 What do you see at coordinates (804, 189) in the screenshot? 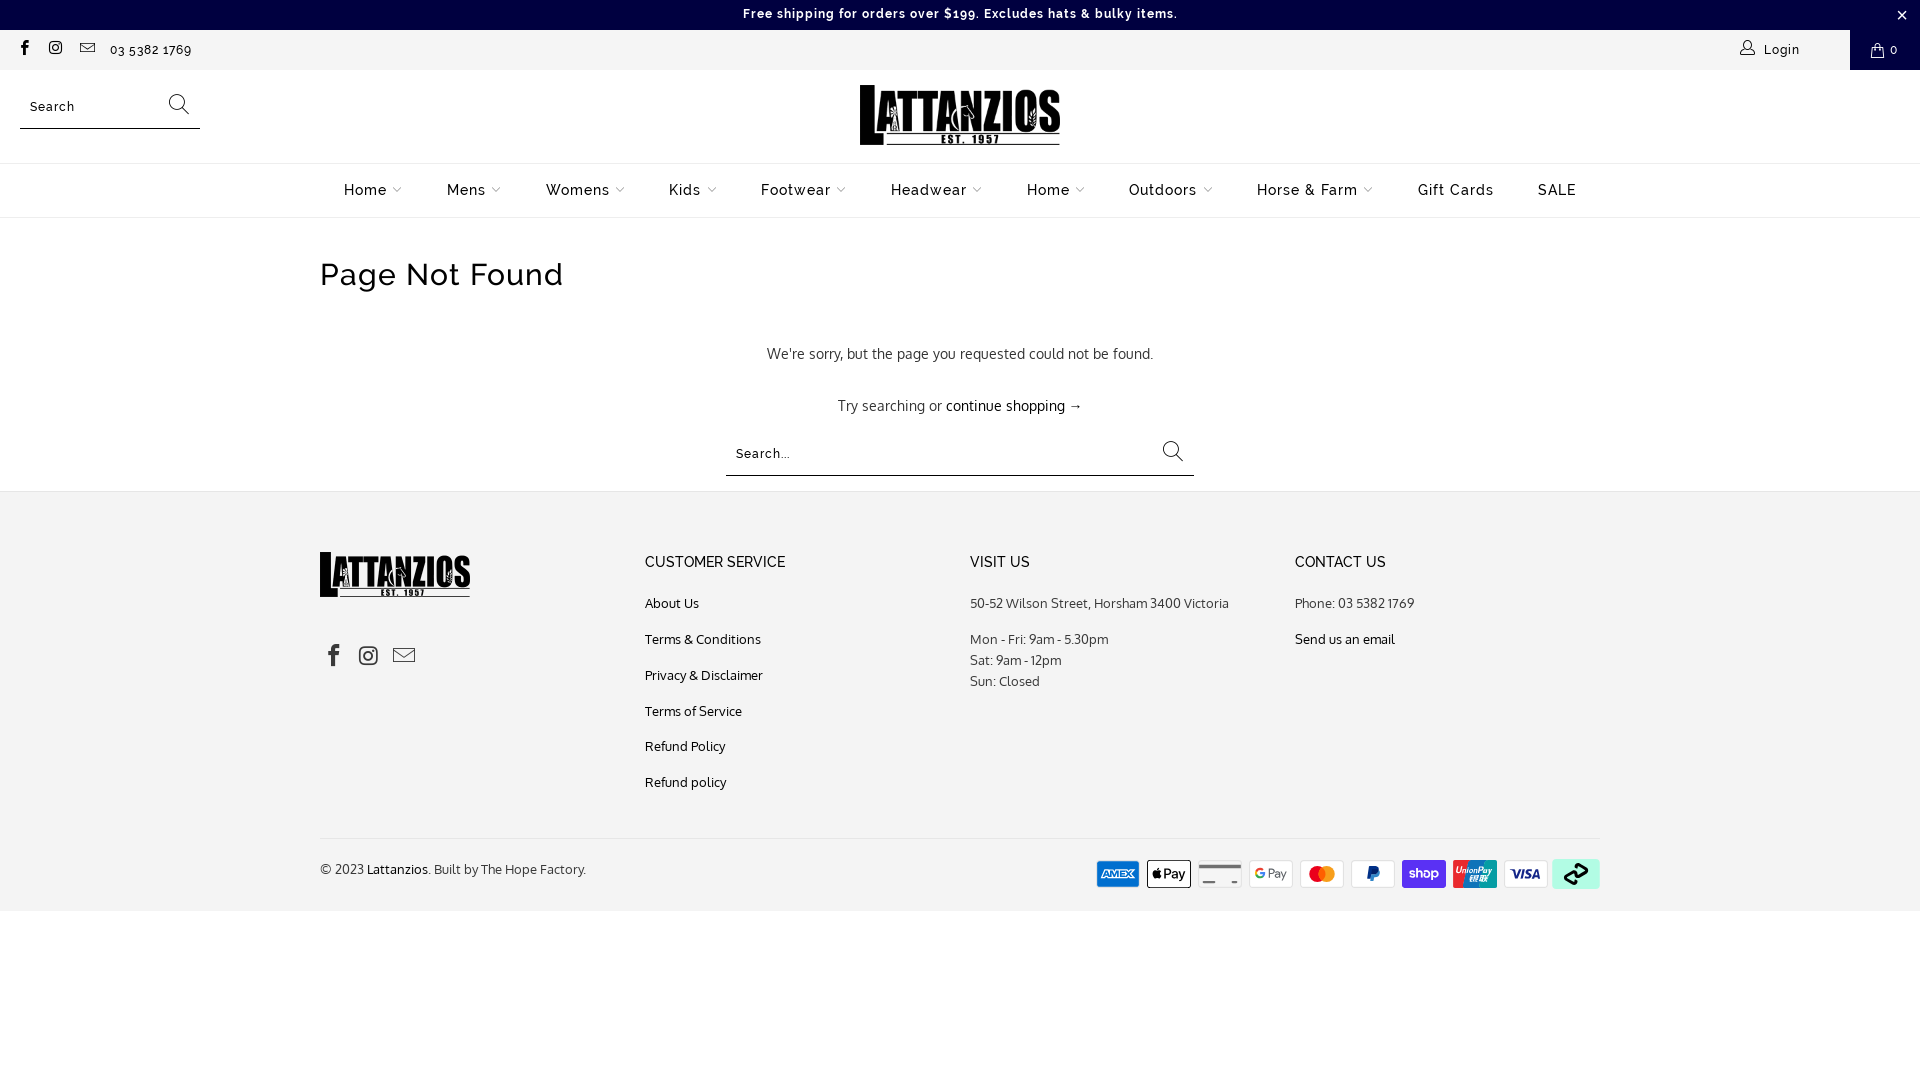
I see `'Footwear'` at bounding box center [804, 189].